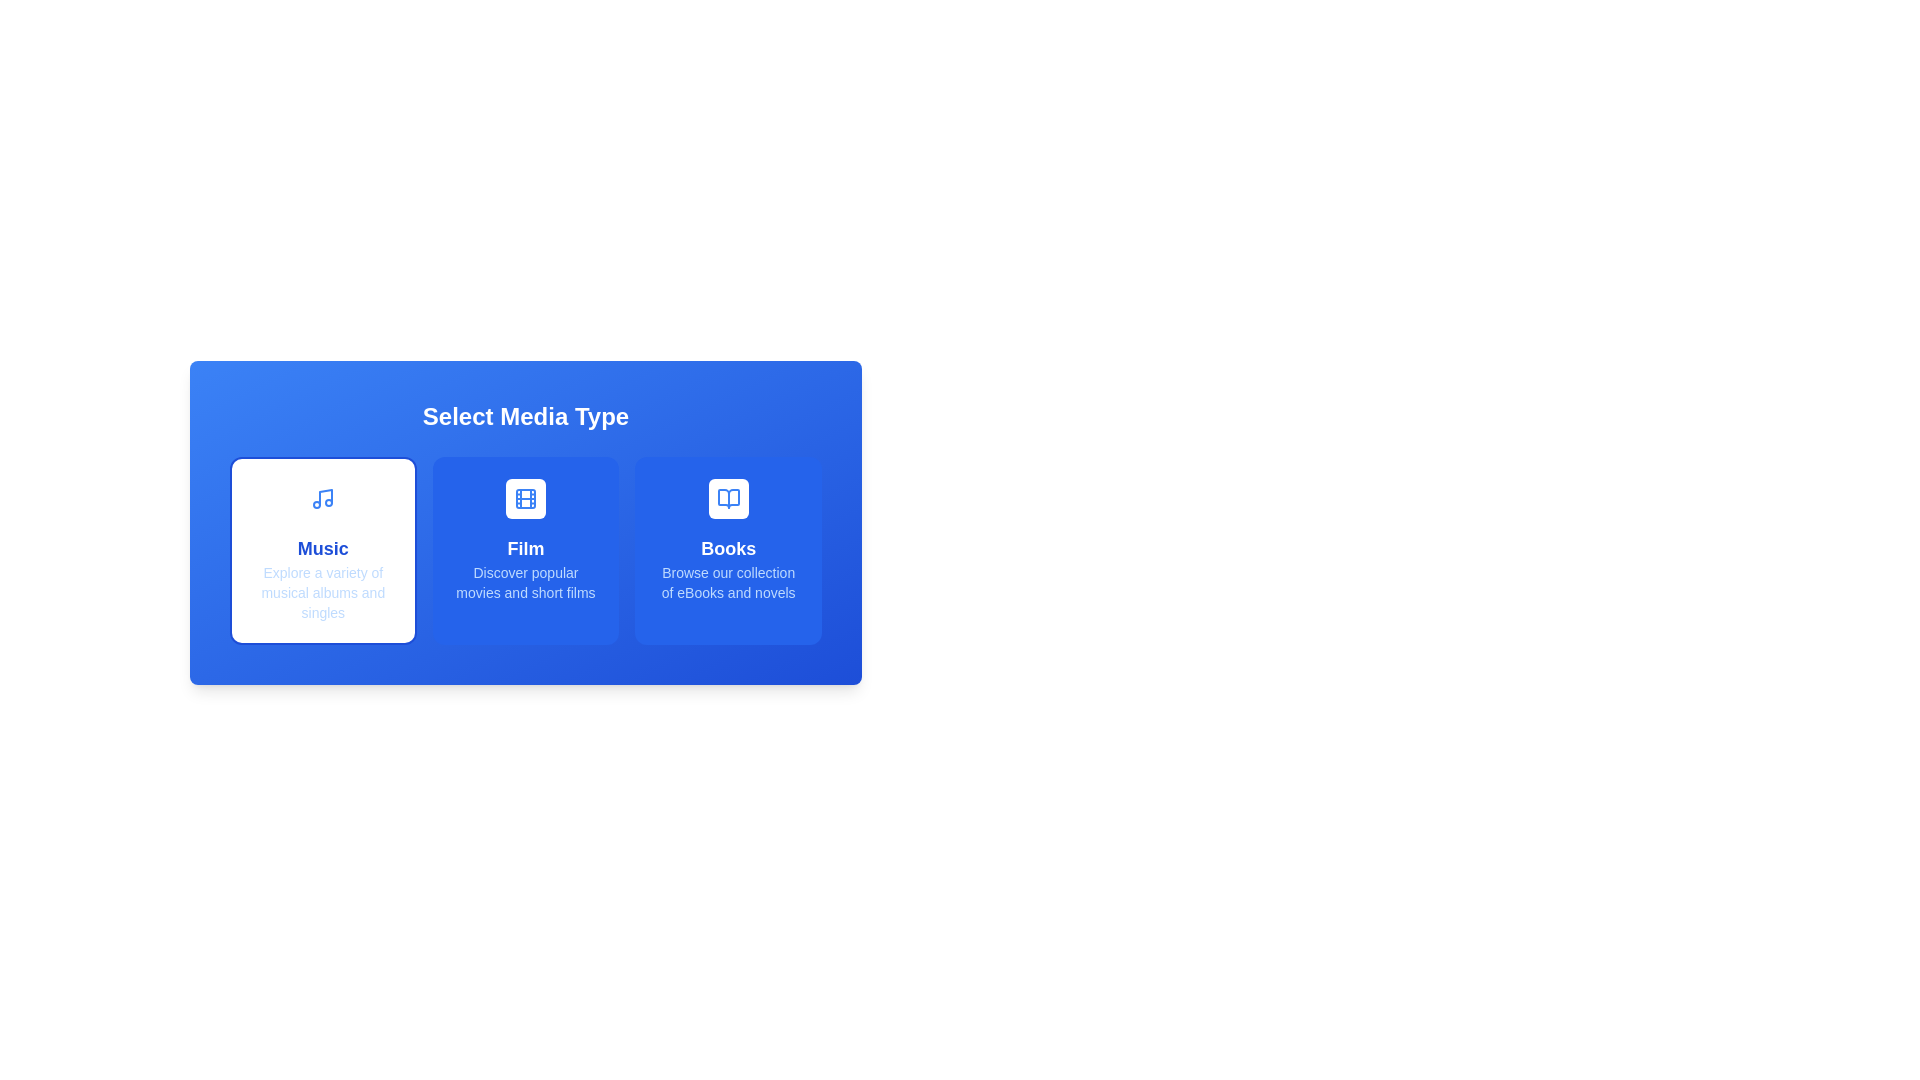  Describe the element at coordinates (525, 497) in the screenshot. I see `the square-shaped button with a white background and blue border that contains a blue film icon, positioned centrally in the 'Film' panel` at that location.